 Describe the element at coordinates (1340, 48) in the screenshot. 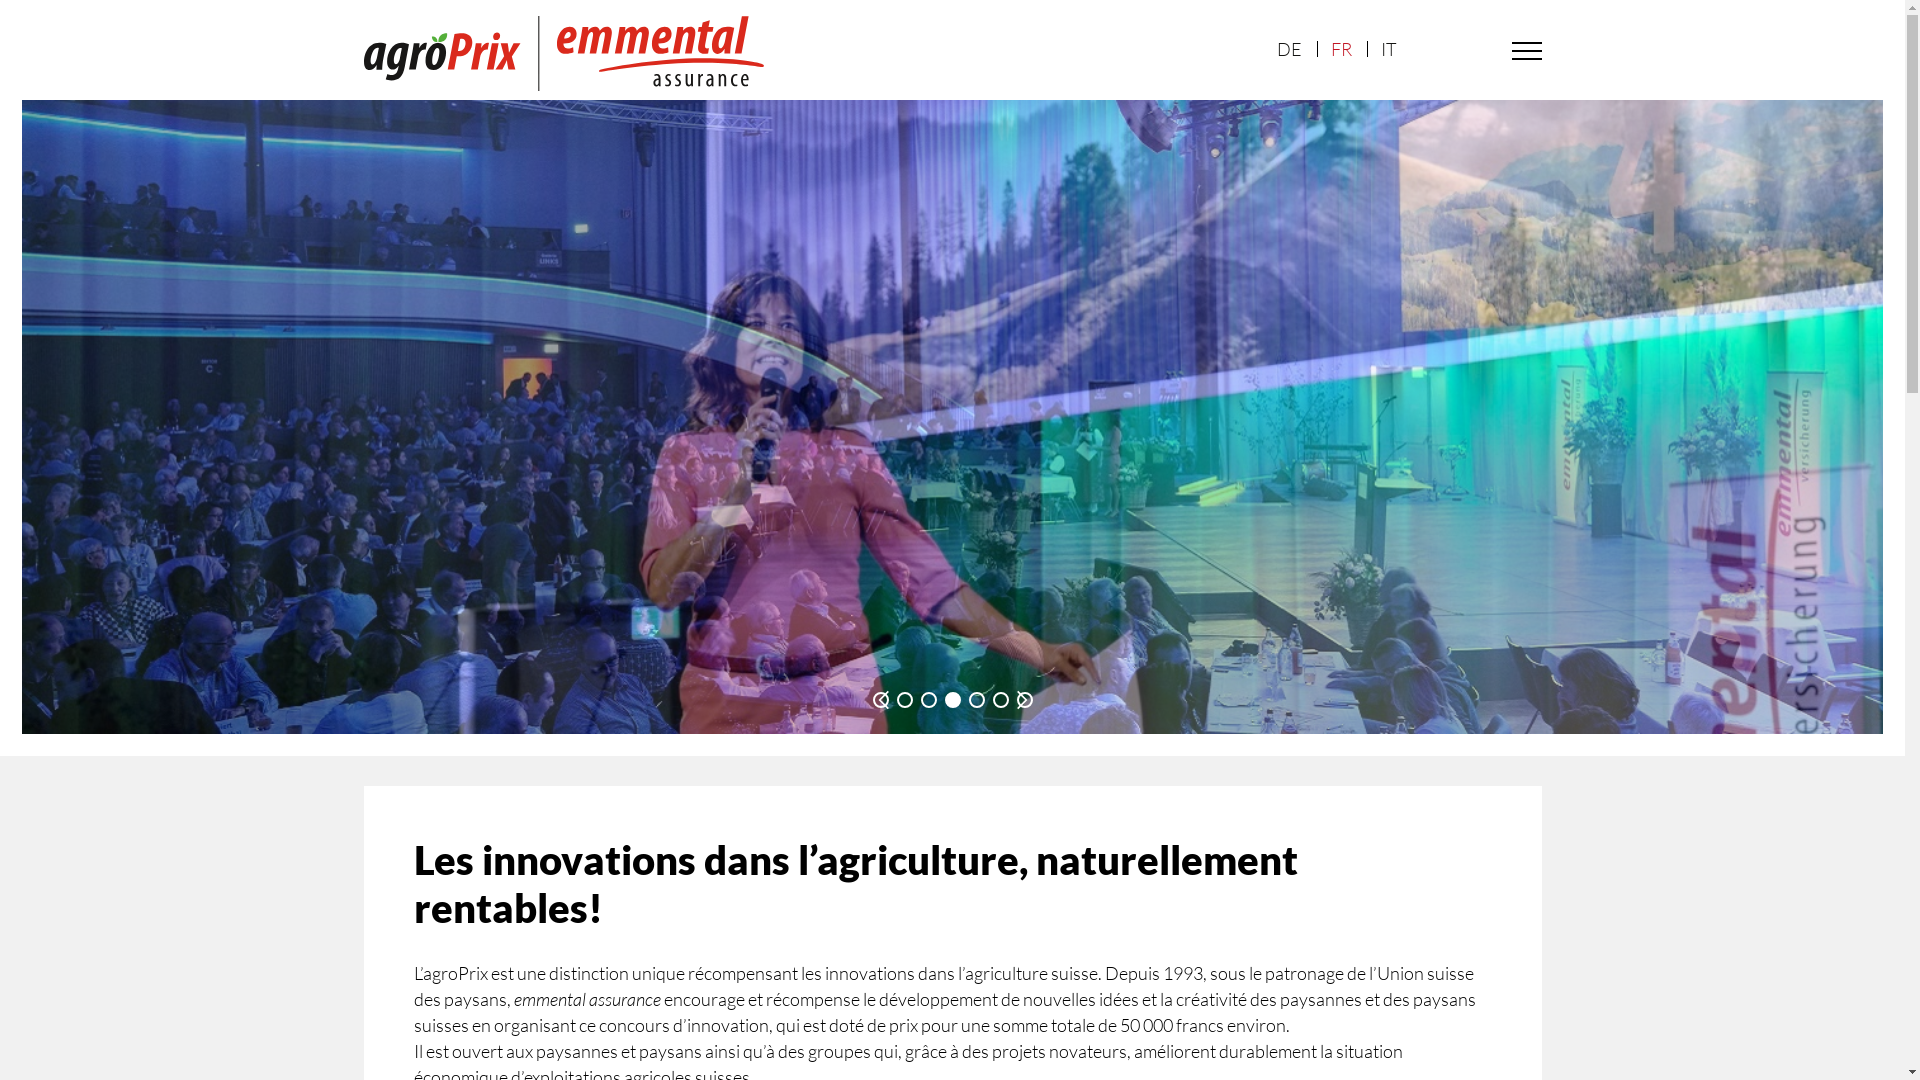

I see `'FR'` at that location.